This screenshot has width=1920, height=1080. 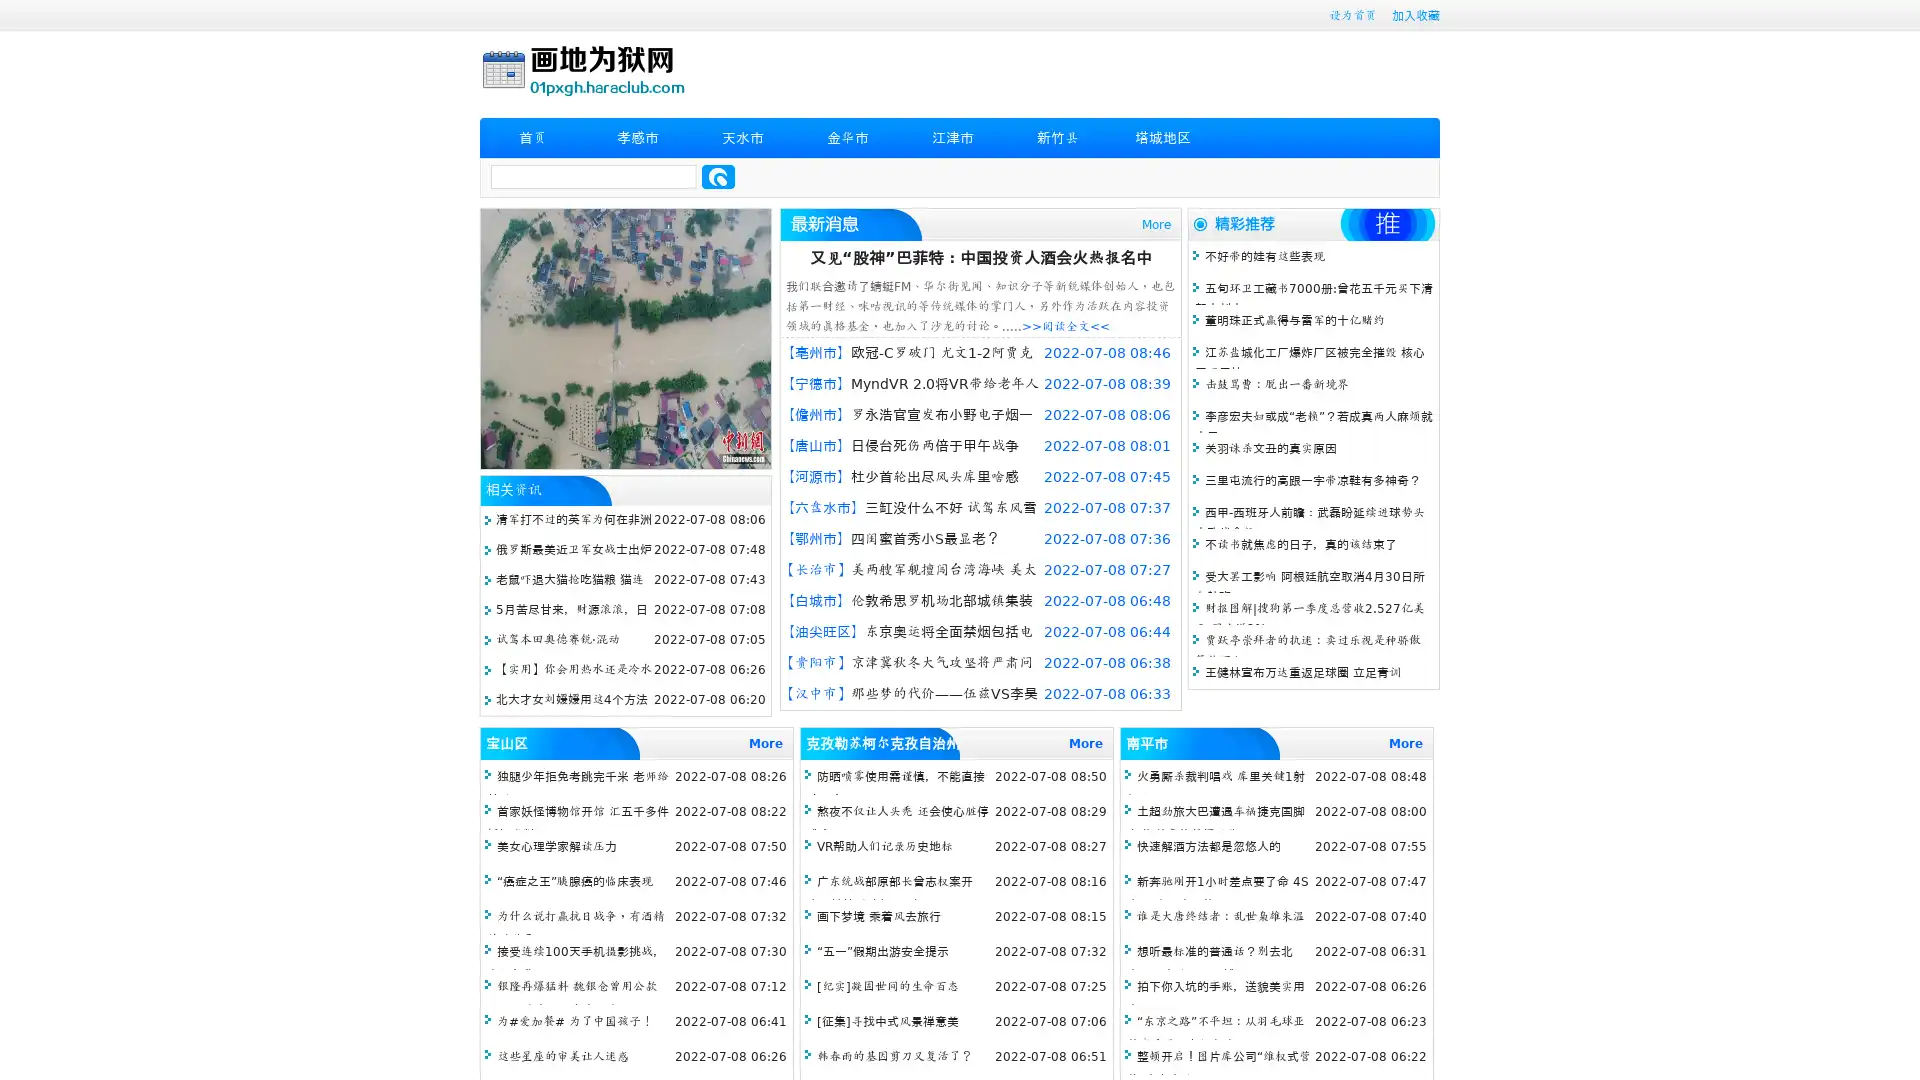 I want to click on Search, so click(x=718, y=176).